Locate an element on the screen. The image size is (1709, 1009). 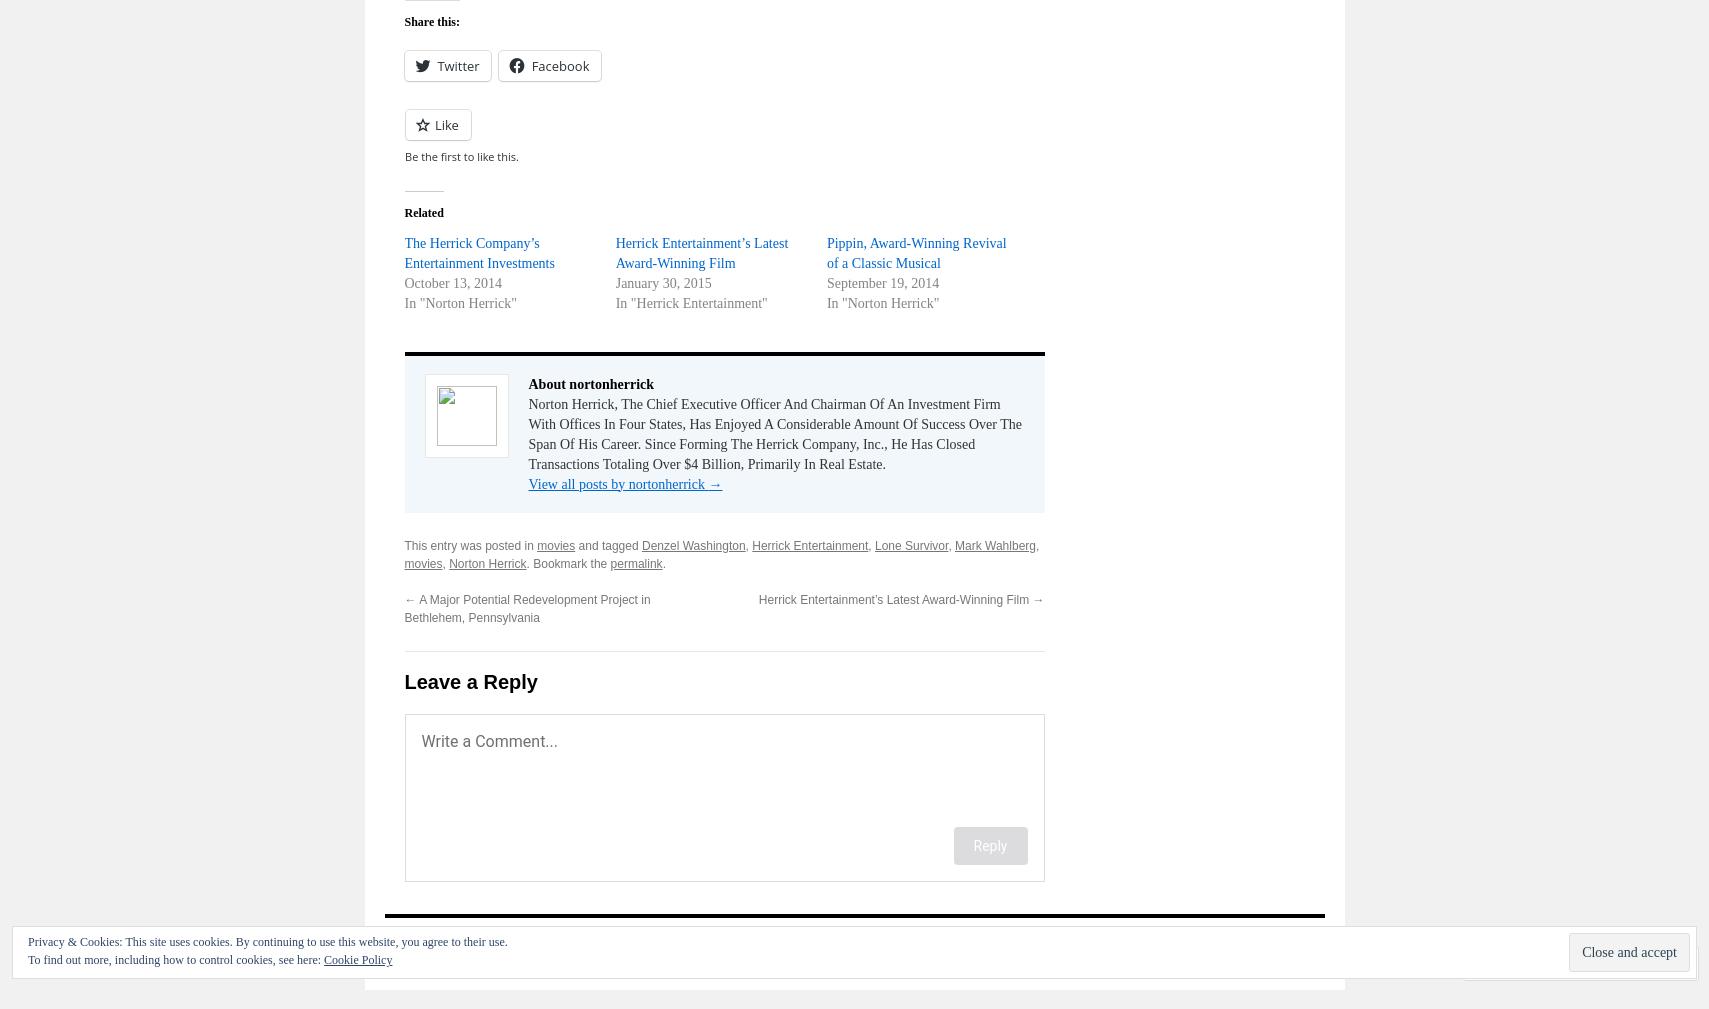
'This entry was posted in' is located at coordinates (469, 544).